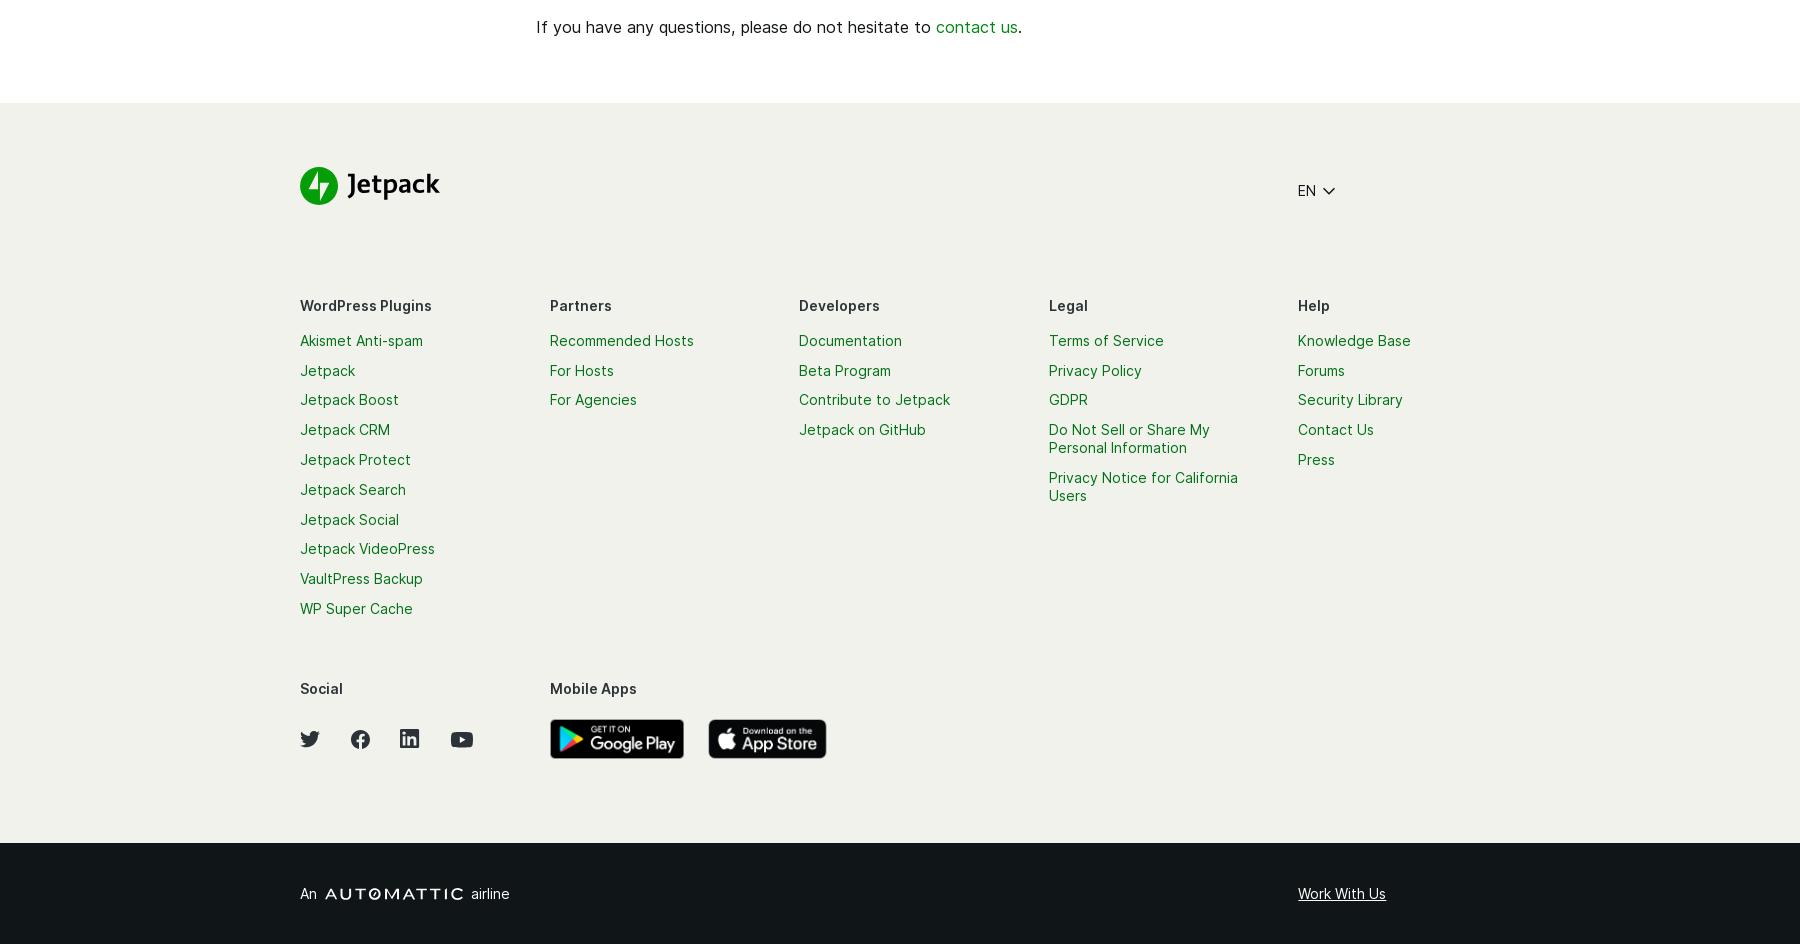  Describe the element at coordinates (320, 686) in the screenshot. I see `'Social'` at that location.